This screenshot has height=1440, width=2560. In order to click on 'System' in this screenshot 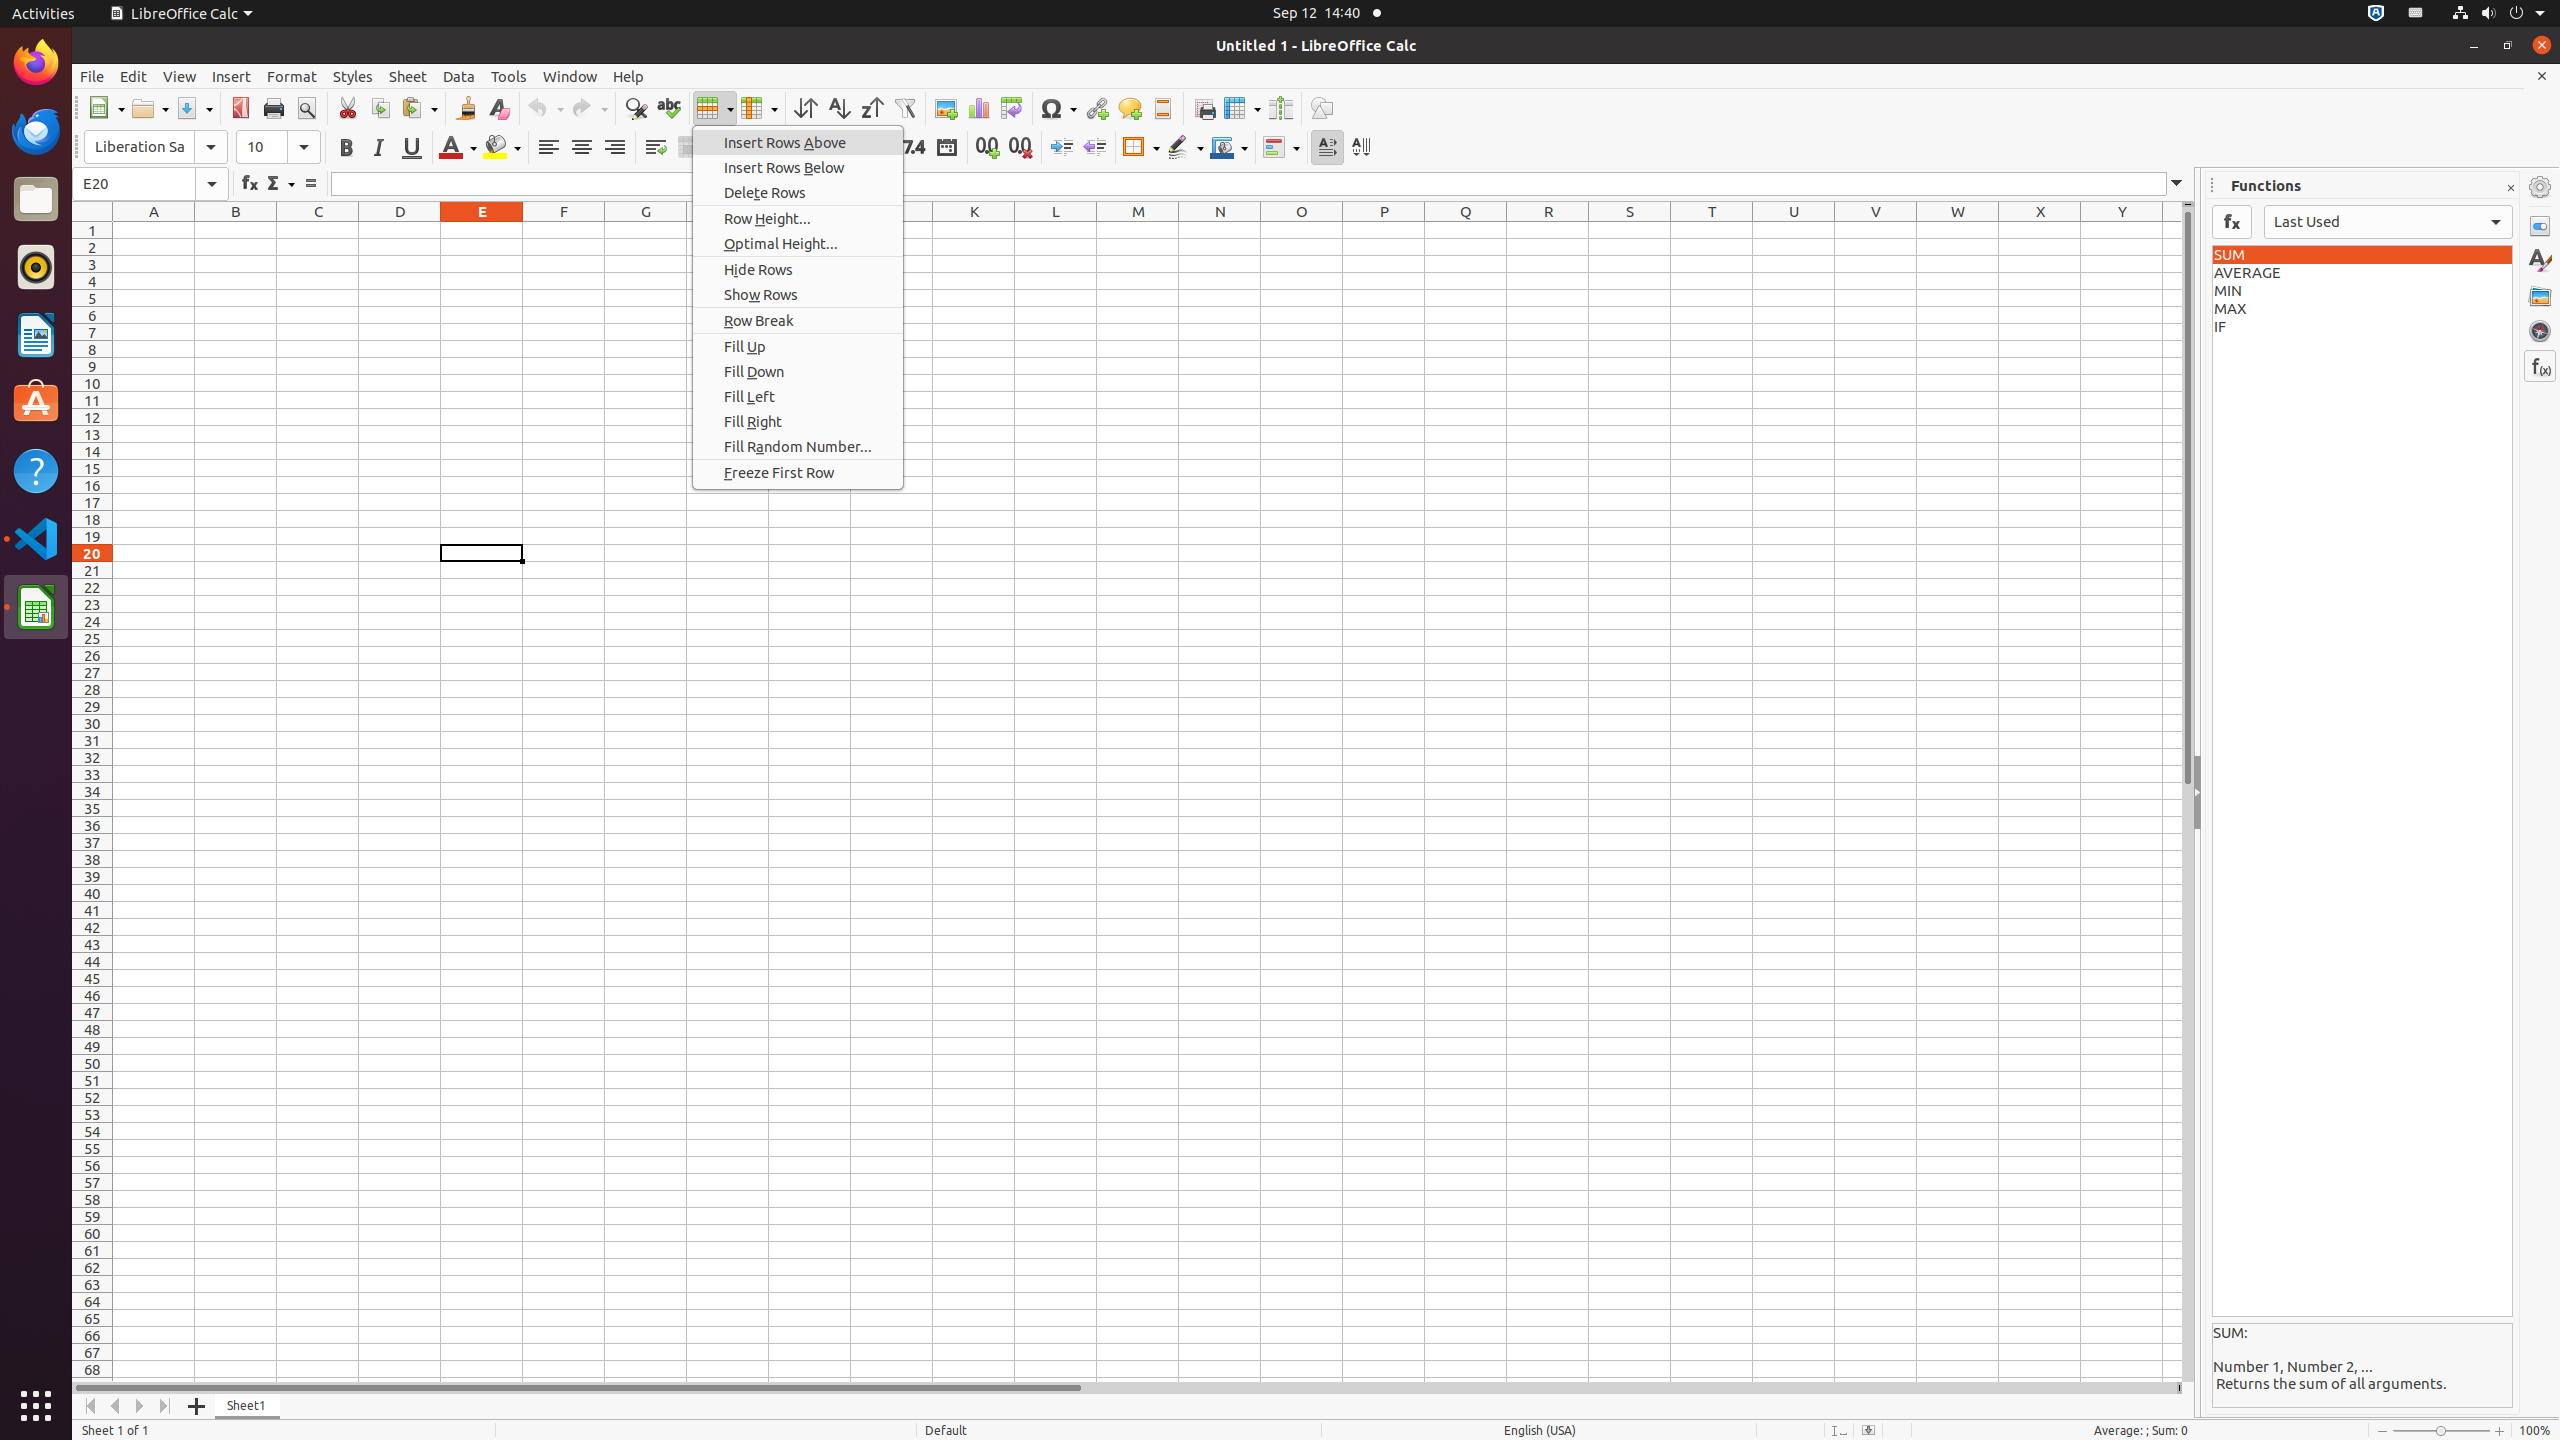, I will do `click(2498, 12)`.